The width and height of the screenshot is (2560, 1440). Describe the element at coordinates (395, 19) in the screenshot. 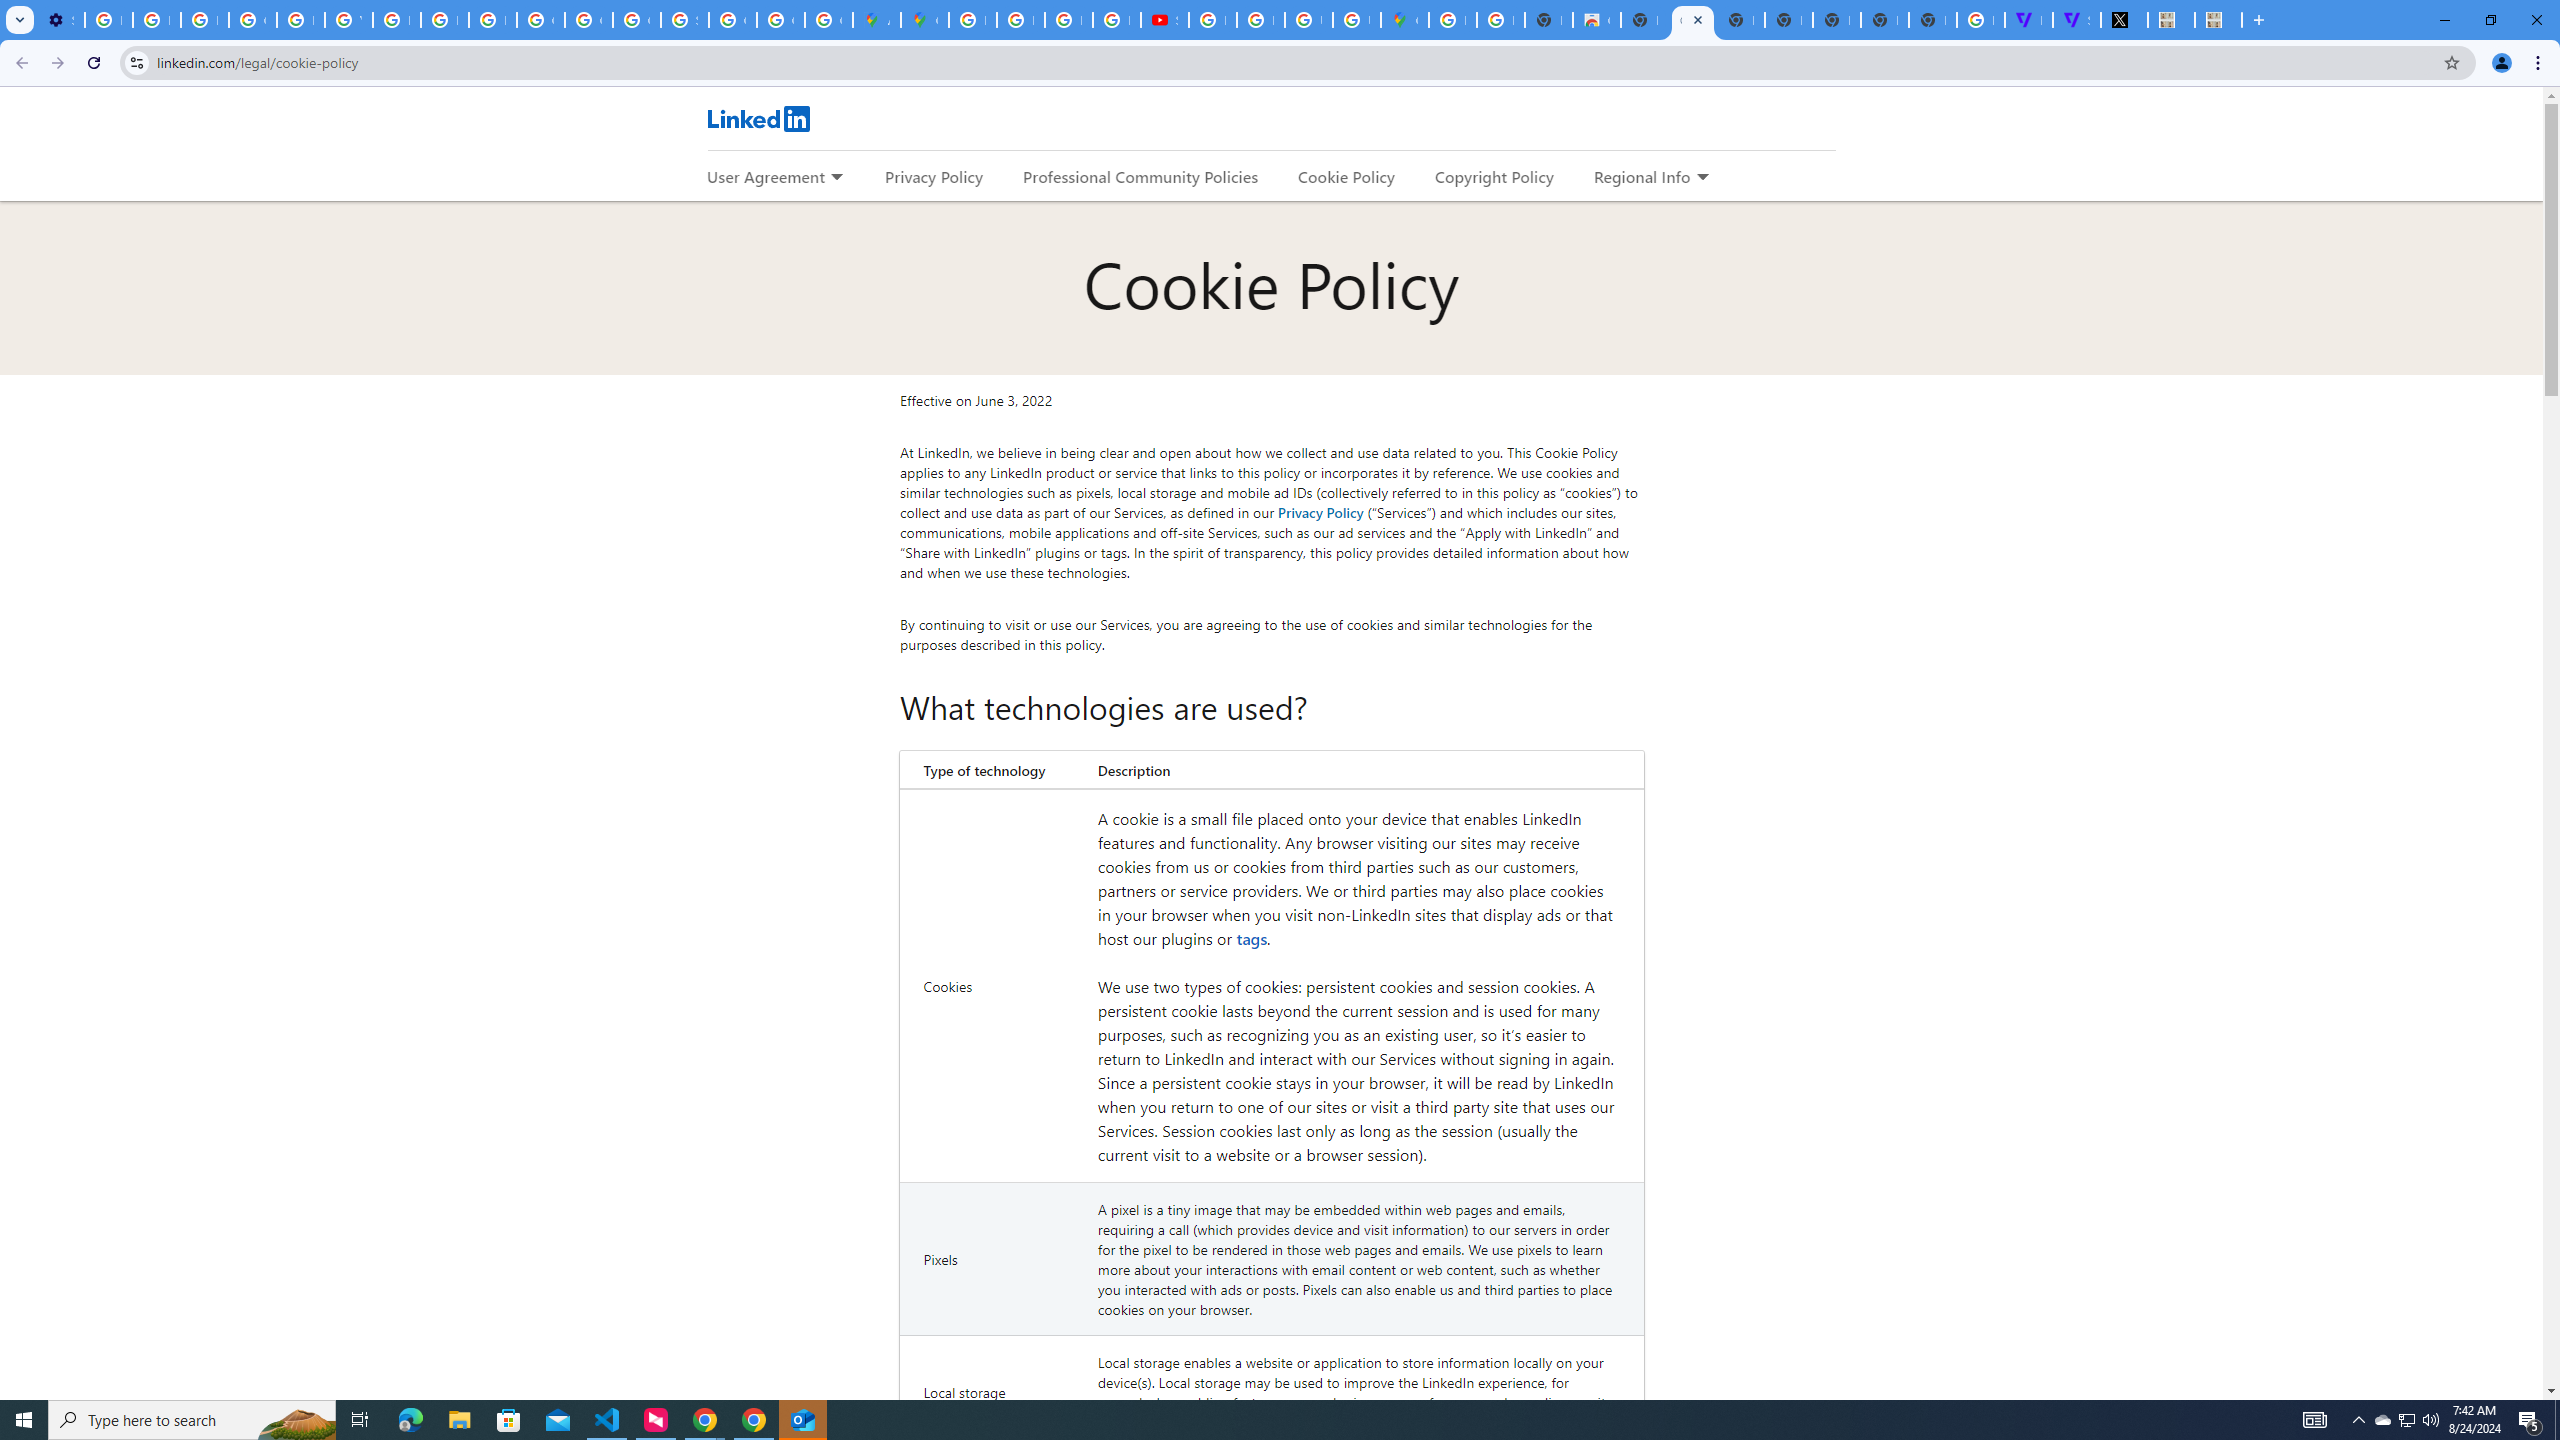

I see `'https://scholar.google.com/'` at that location.